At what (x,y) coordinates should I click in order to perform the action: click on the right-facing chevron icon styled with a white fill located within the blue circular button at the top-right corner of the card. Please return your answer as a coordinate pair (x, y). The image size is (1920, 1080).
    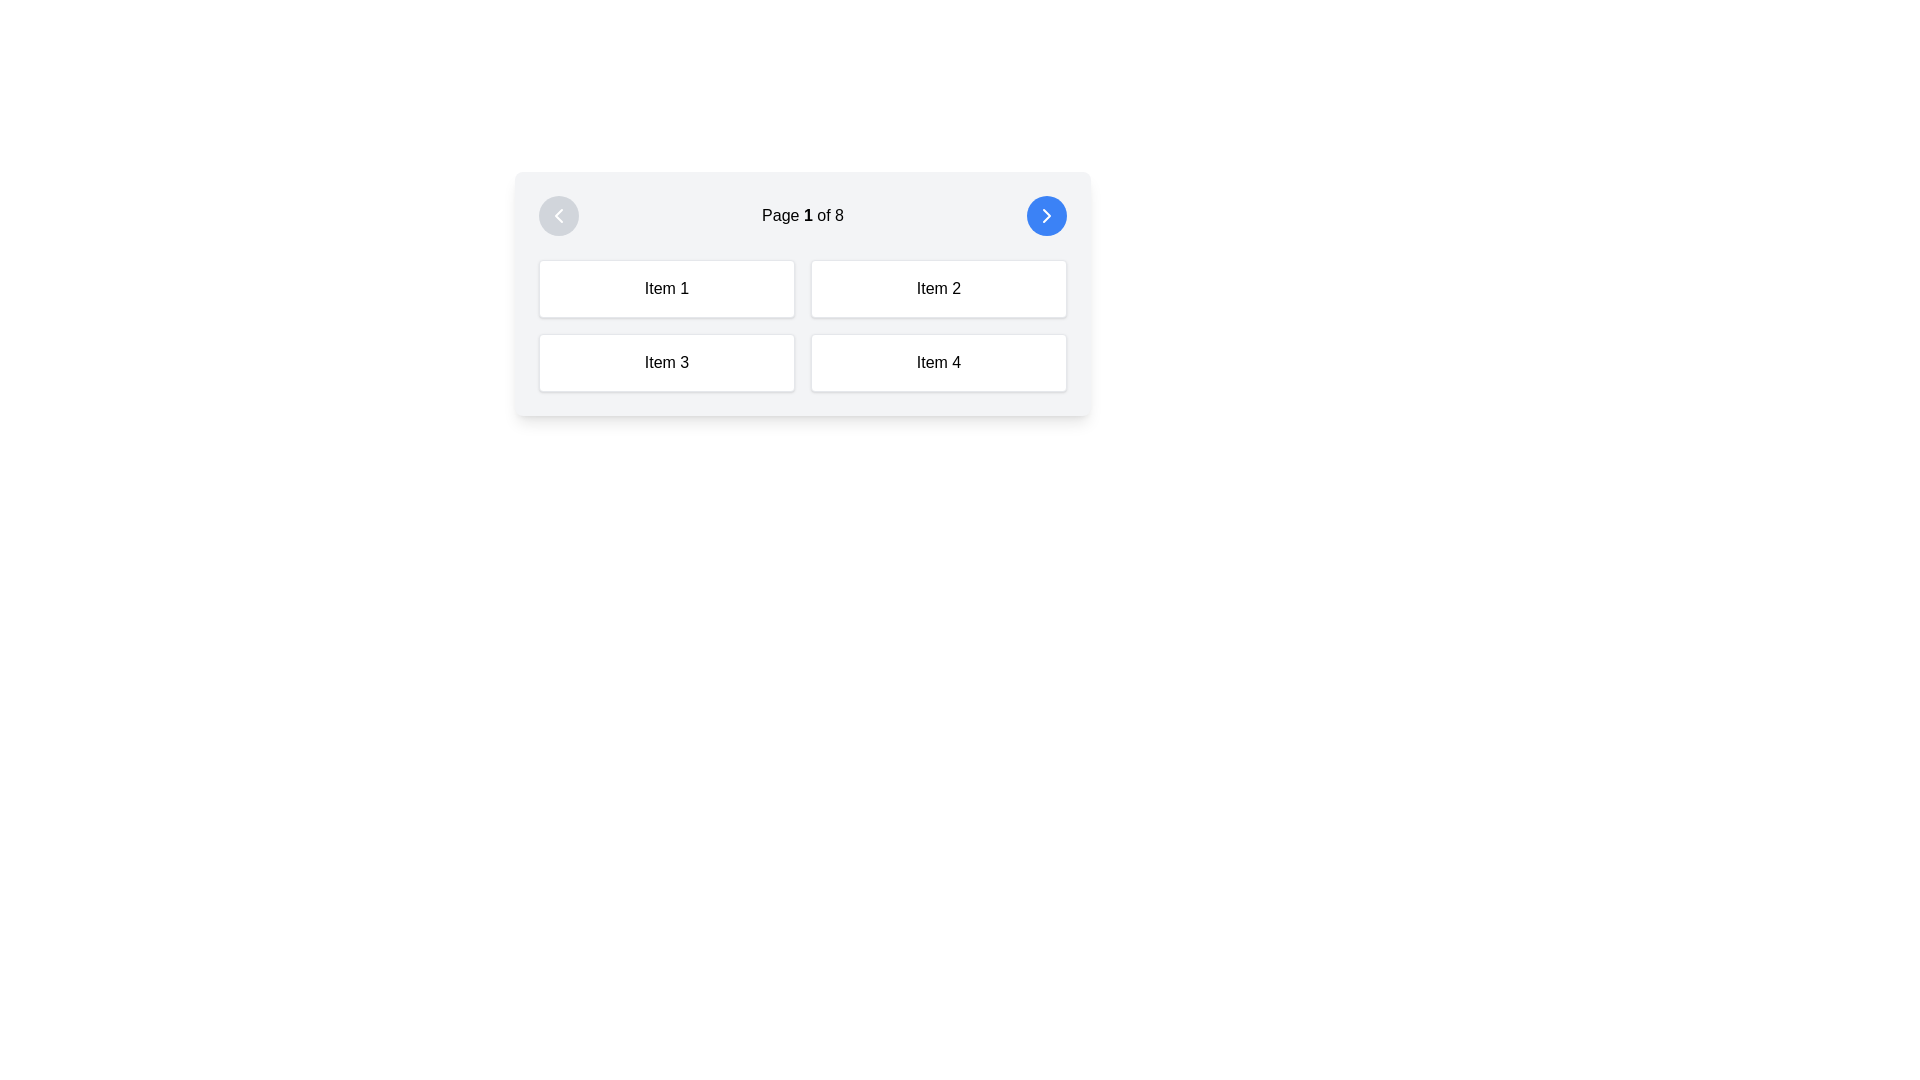
    Looking at the image, I should click on (1045, 216).